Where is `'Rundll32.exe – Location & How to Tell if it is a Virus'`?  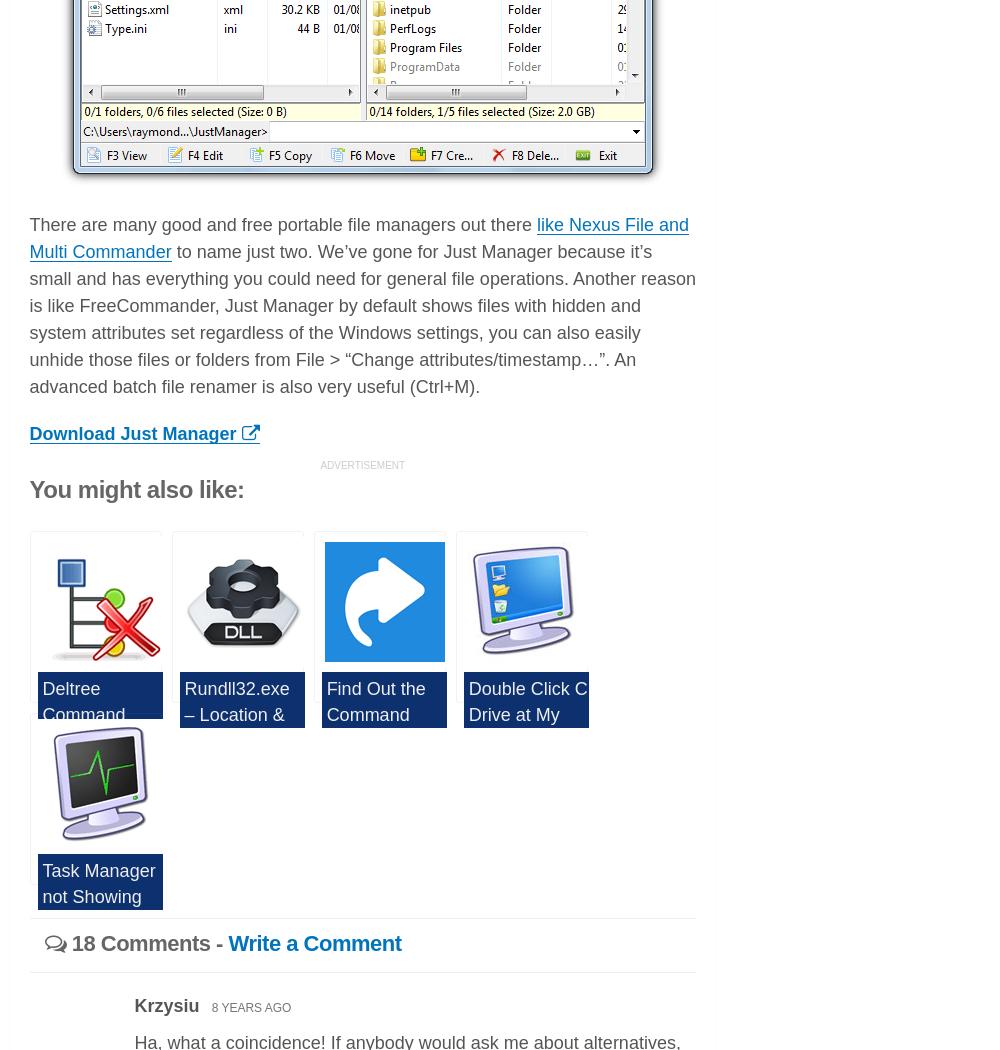
'Rundll32.exe – Location & How to Tell if it is a Virus' is located at coordinates (184, 725).